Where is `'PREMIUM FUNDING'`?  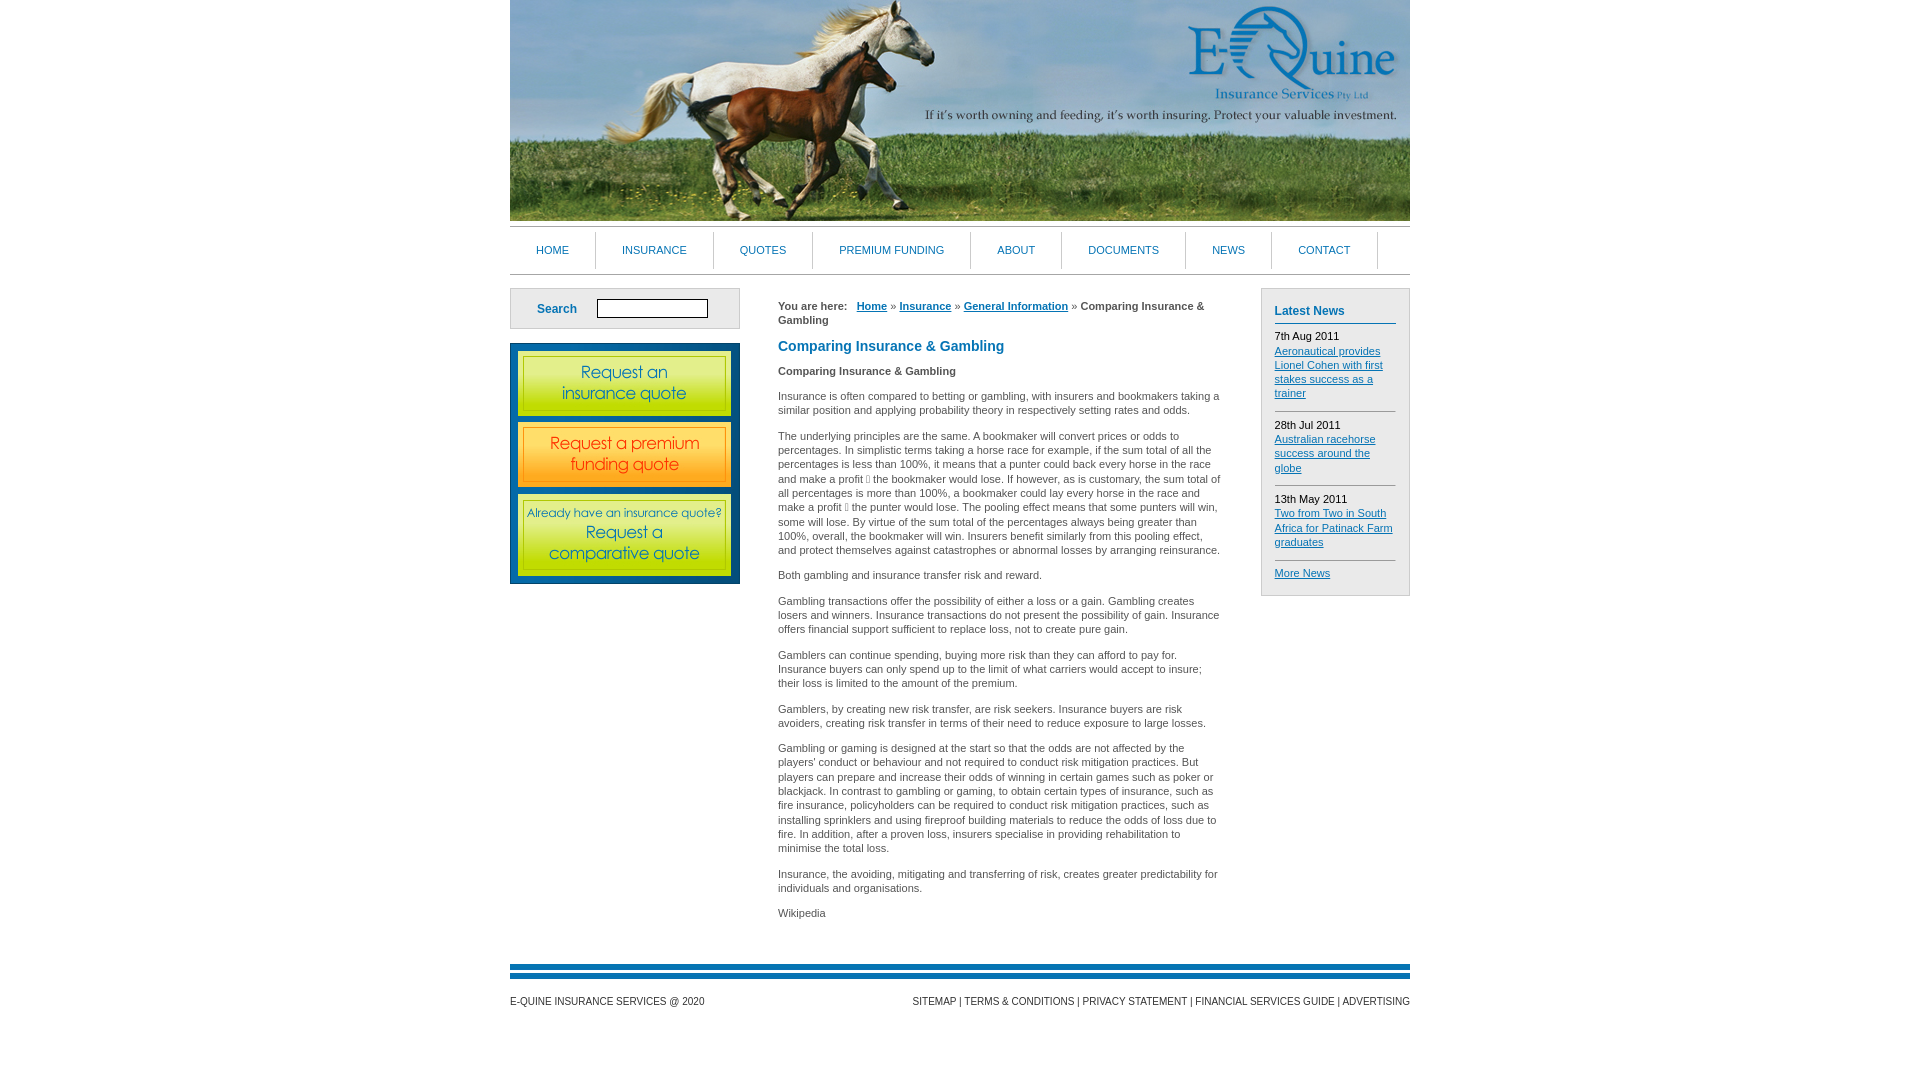
'PREMIUM FUNDING' is located at coordinates (891, 249).